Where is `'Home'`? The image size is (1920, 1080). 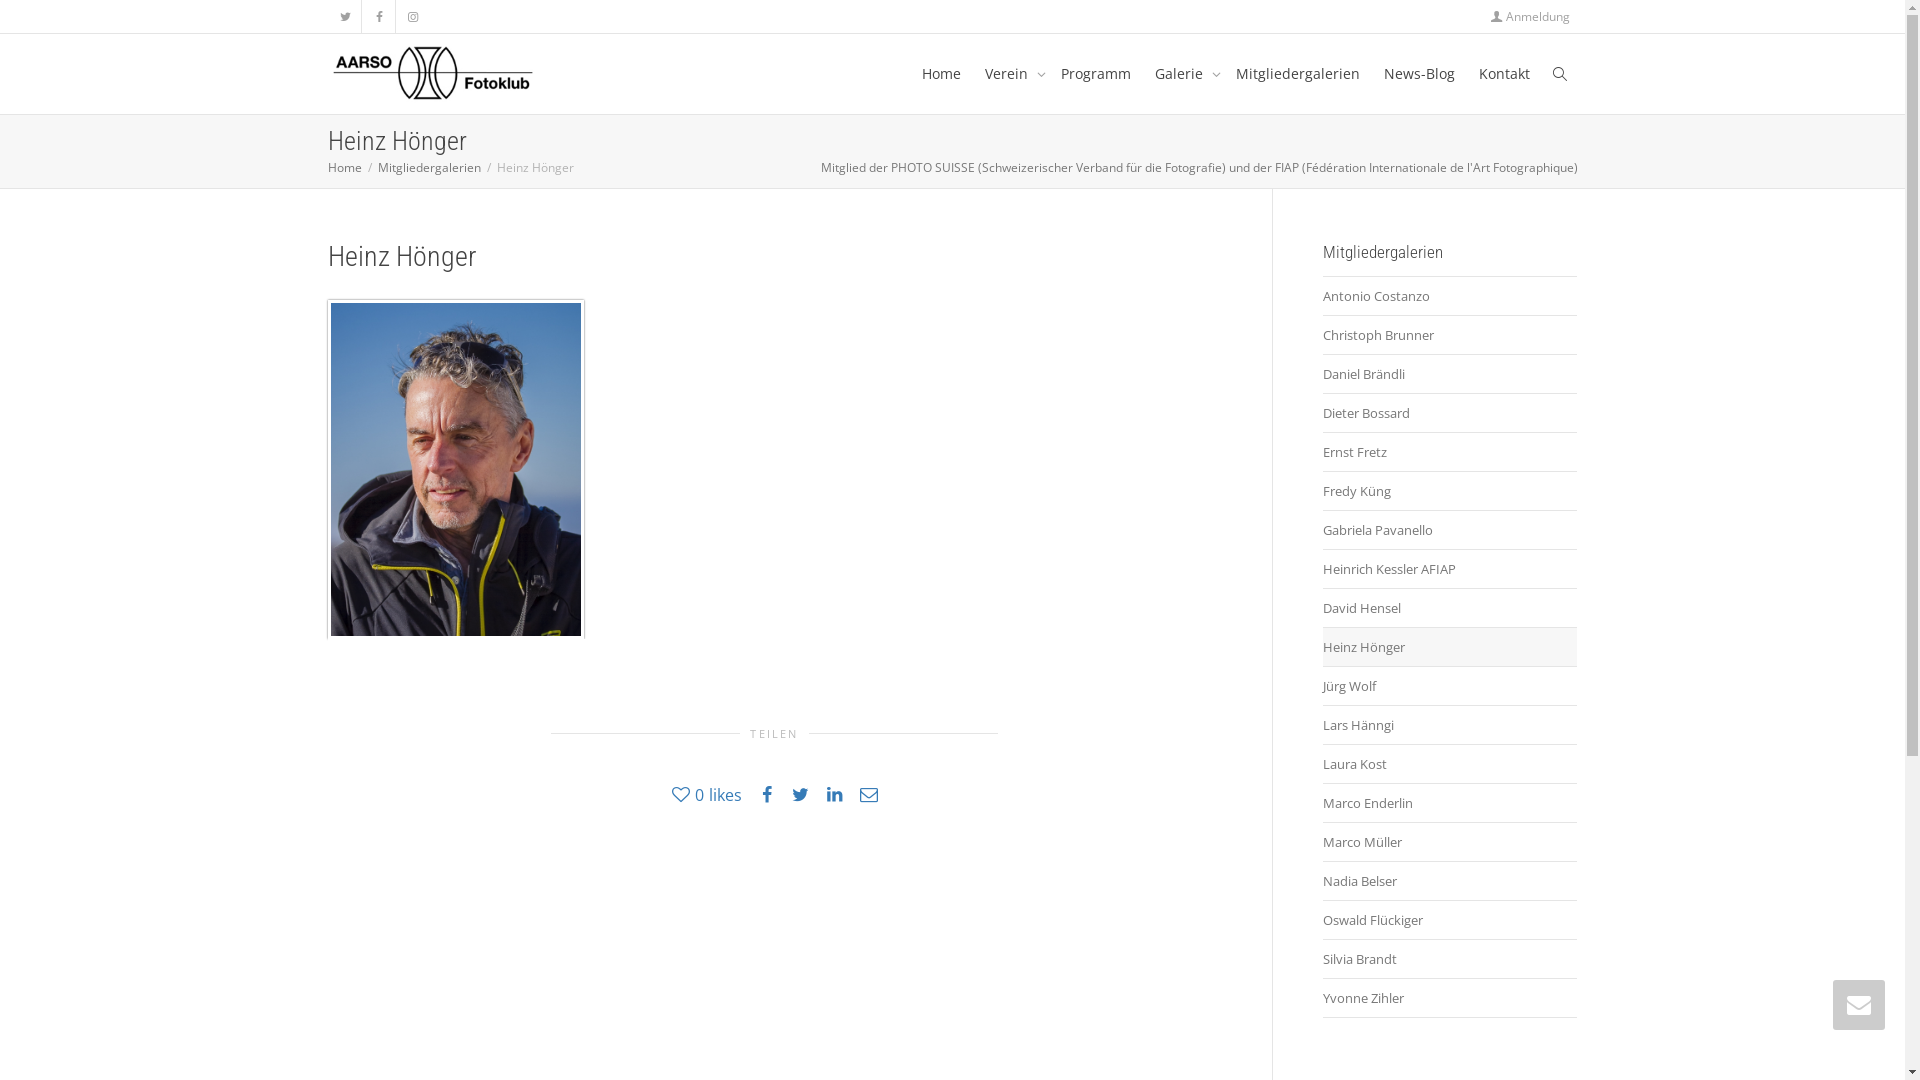 'Home' is located at coordinates (940, 72).